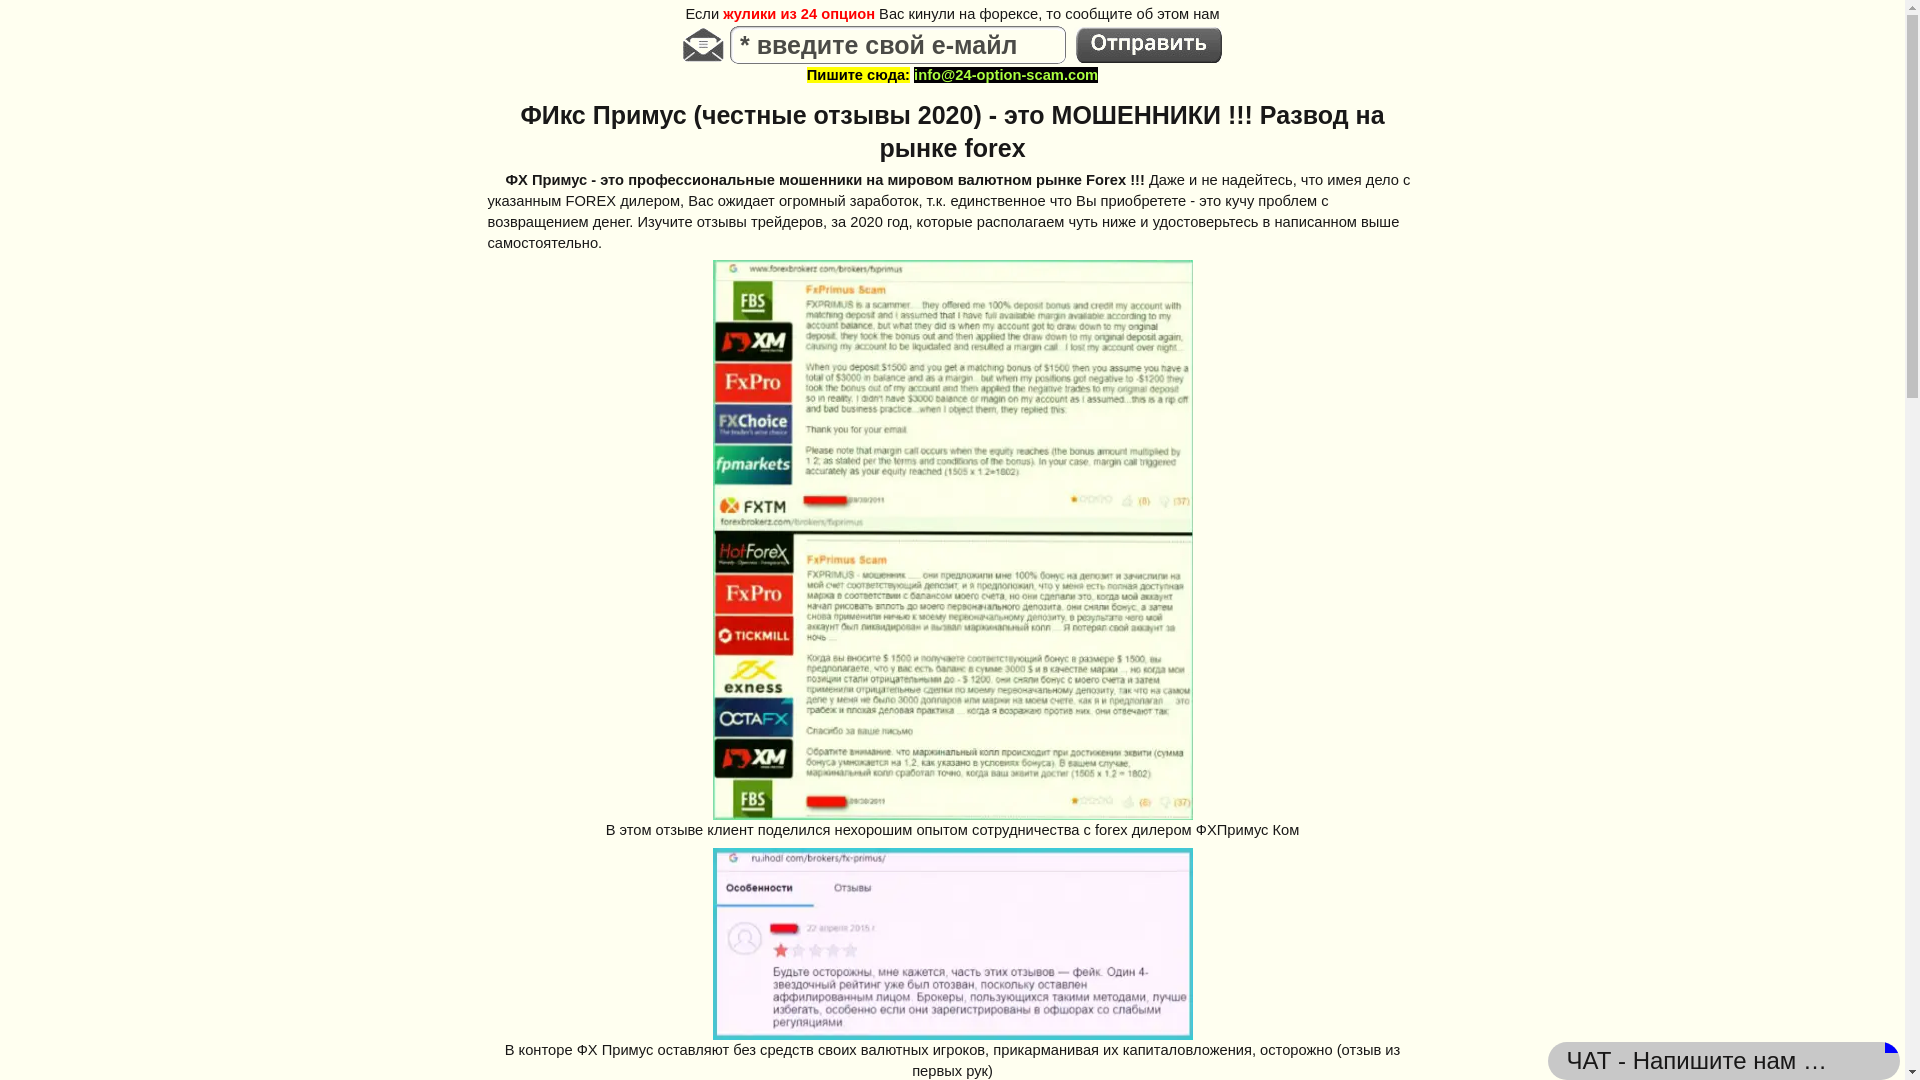 This screenshot has height=1080, width=1920. I want to click on 'info@24-option-scam.com', so click(912, 73).